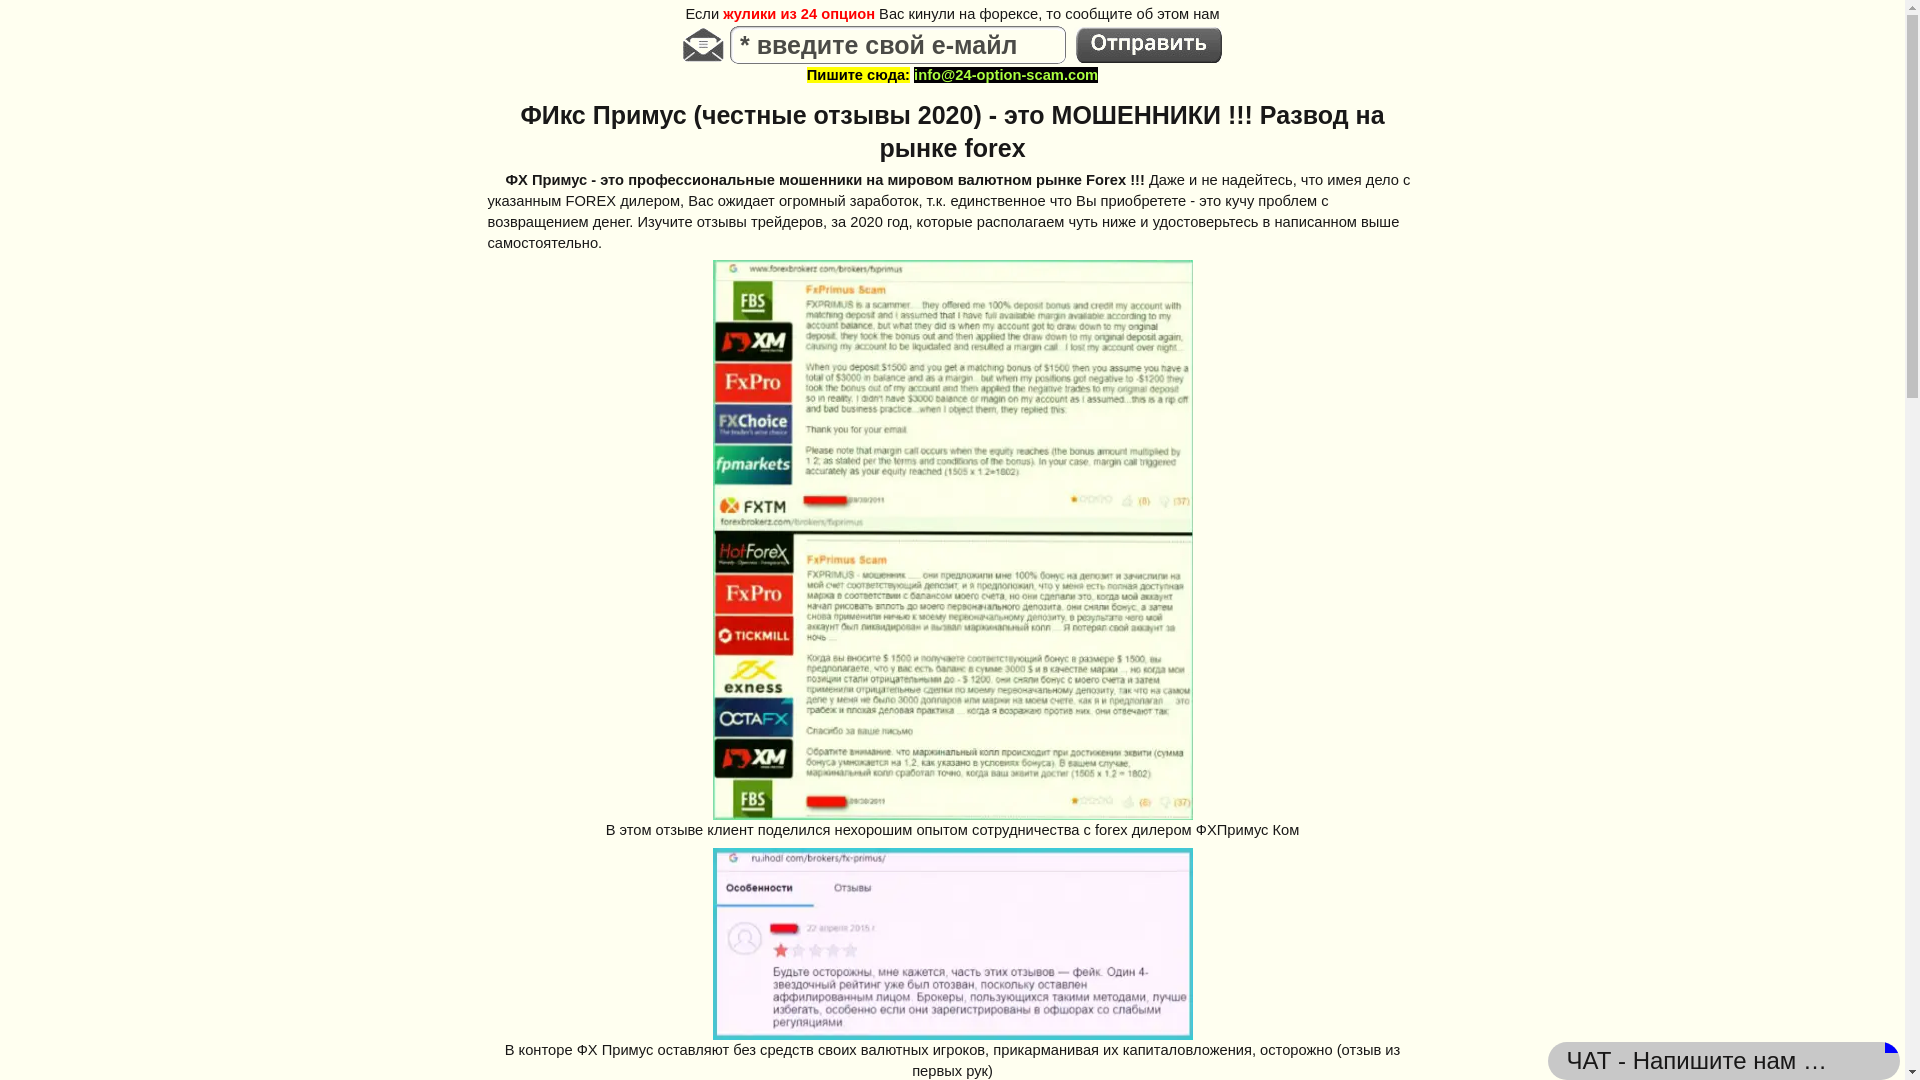 This screenshot has height=1080, width=1920. I want to click on 'info@24-option-scam.com', so click(912, 73).